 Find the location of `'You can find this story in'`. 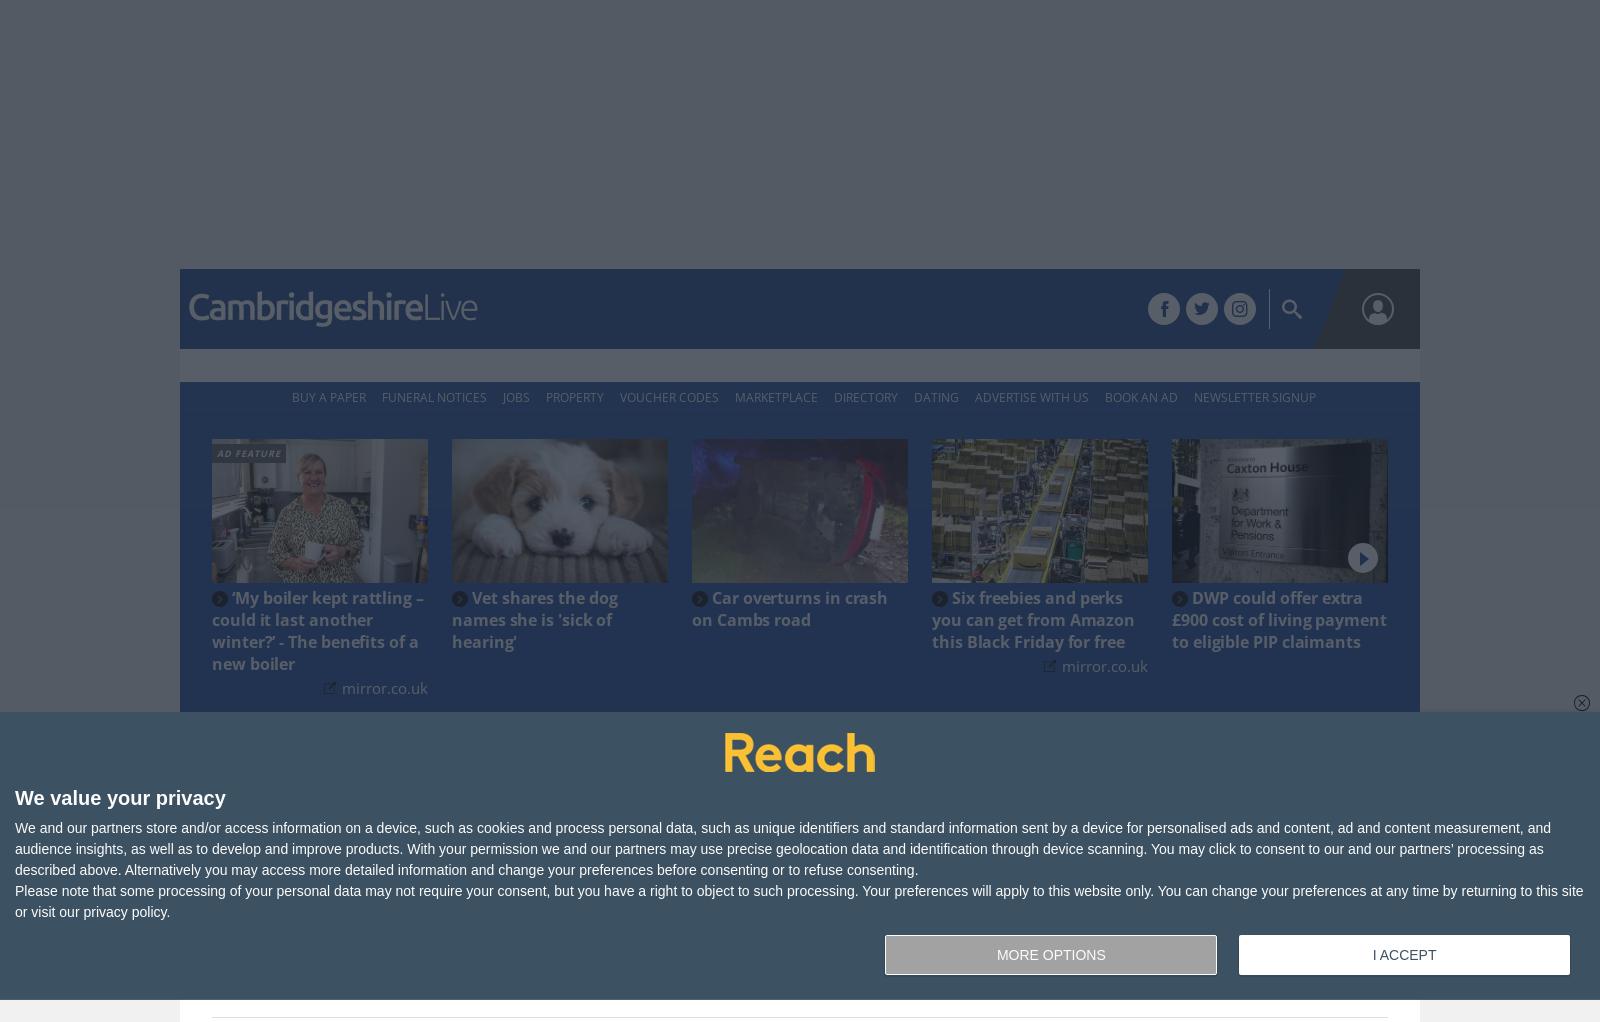

'You can find this story in' is located at coordinates (736, 893).